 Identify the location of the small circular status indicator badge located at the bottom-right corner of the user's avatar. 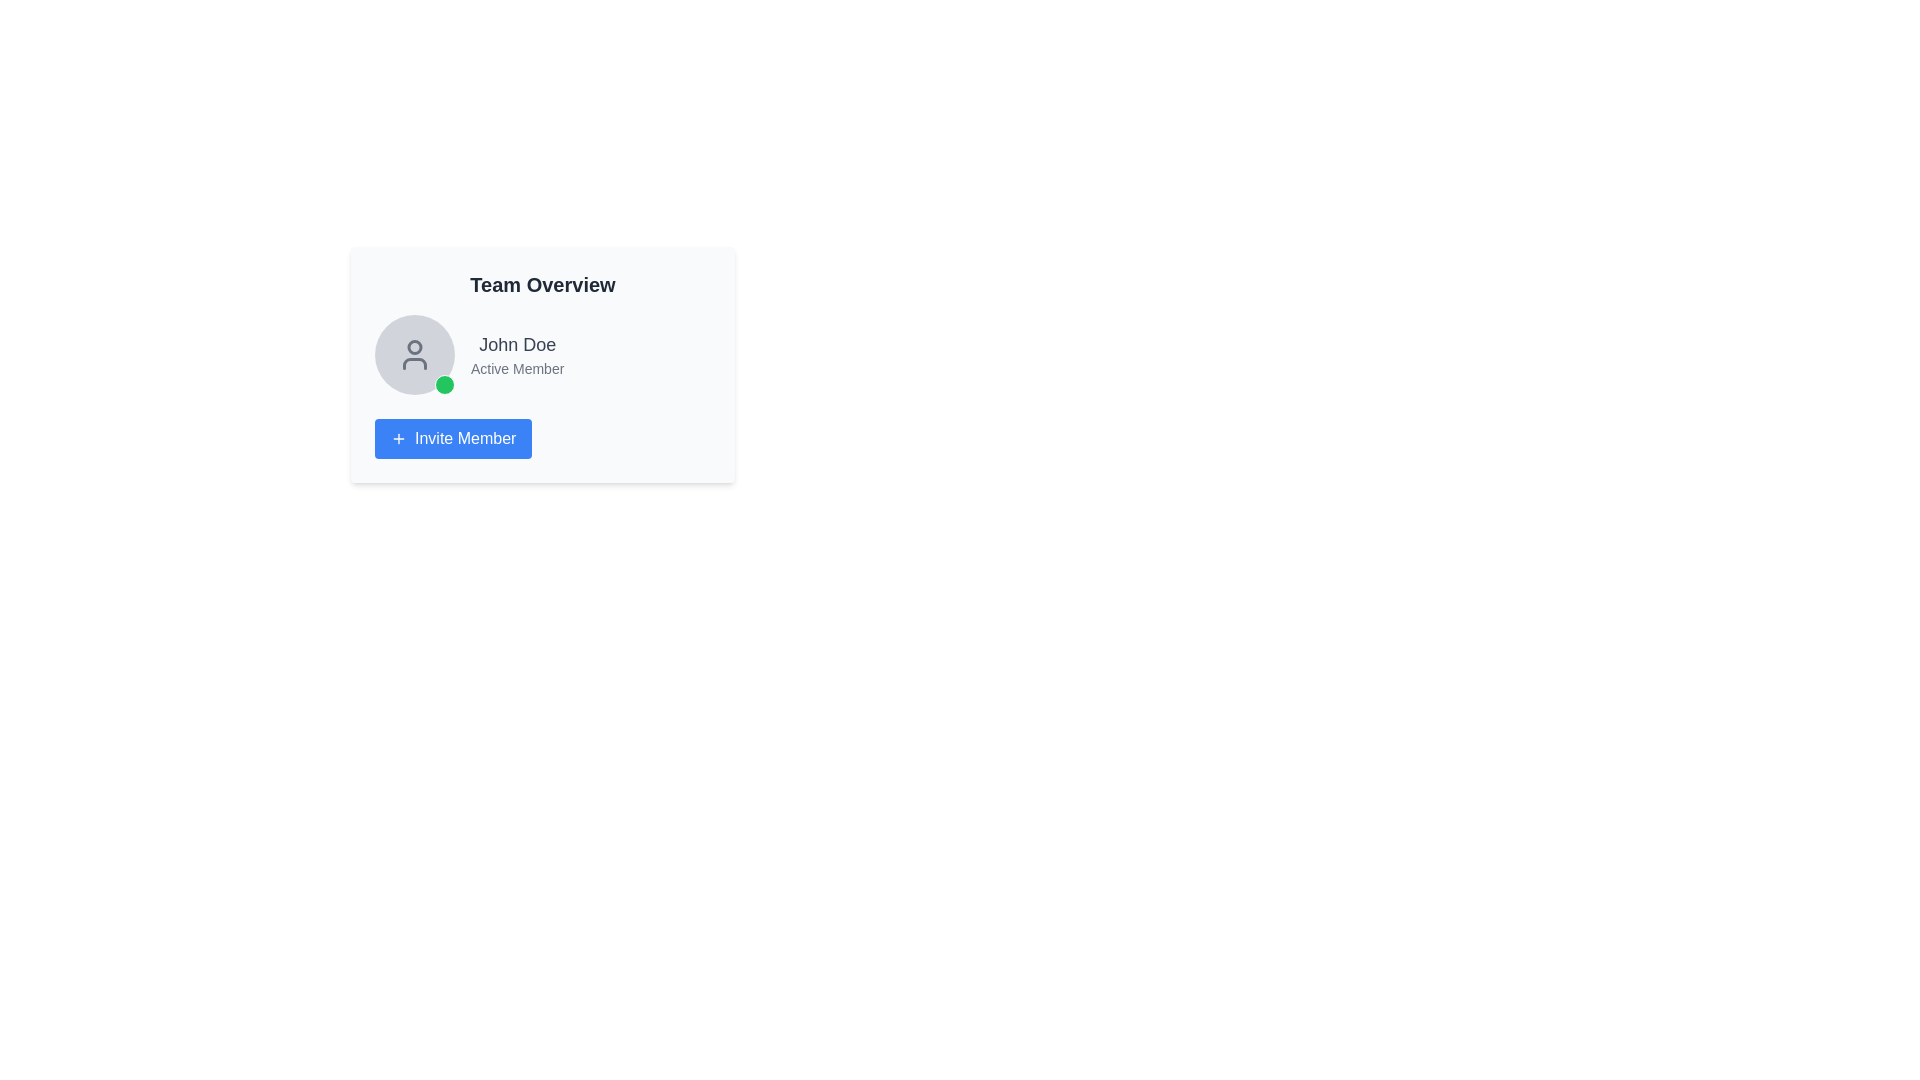
(444, 385).